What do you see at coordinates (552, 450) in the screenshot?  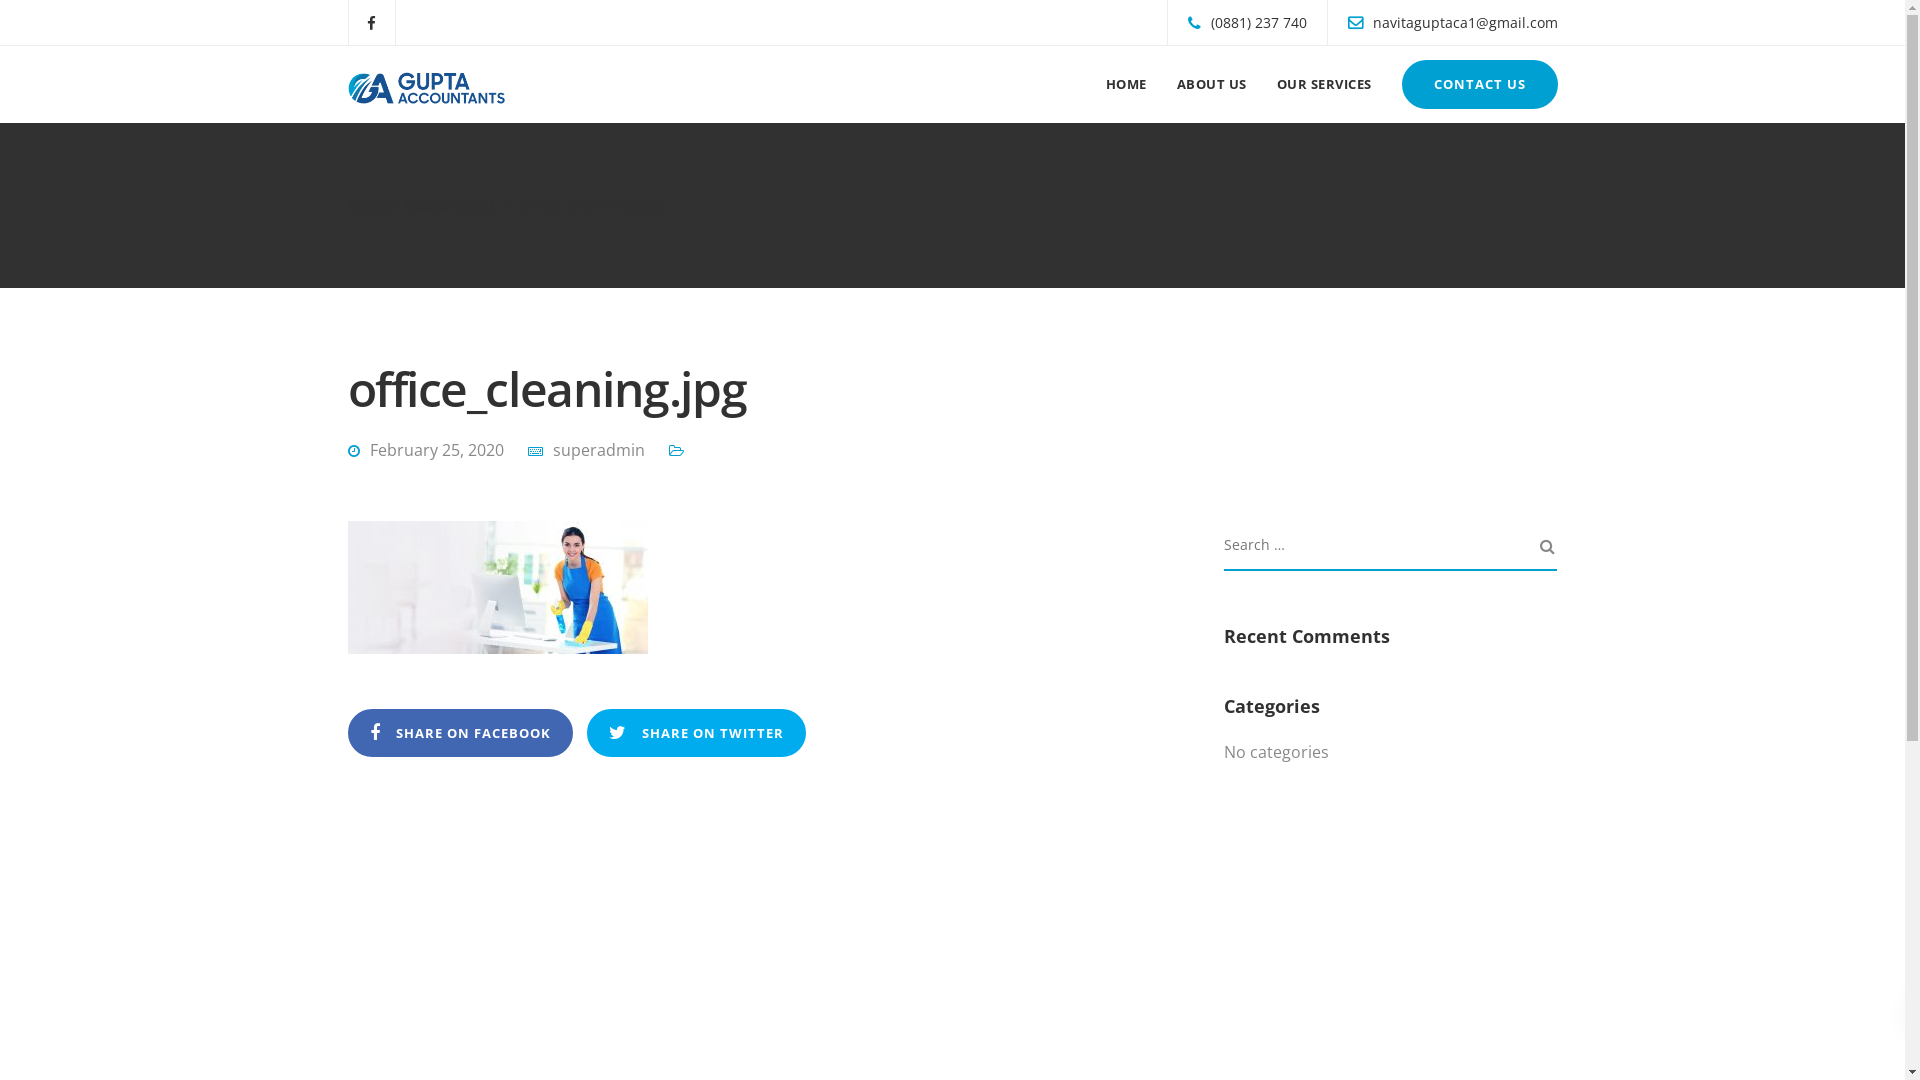 I see `'superadmin'` at bounding box center [552, 450].